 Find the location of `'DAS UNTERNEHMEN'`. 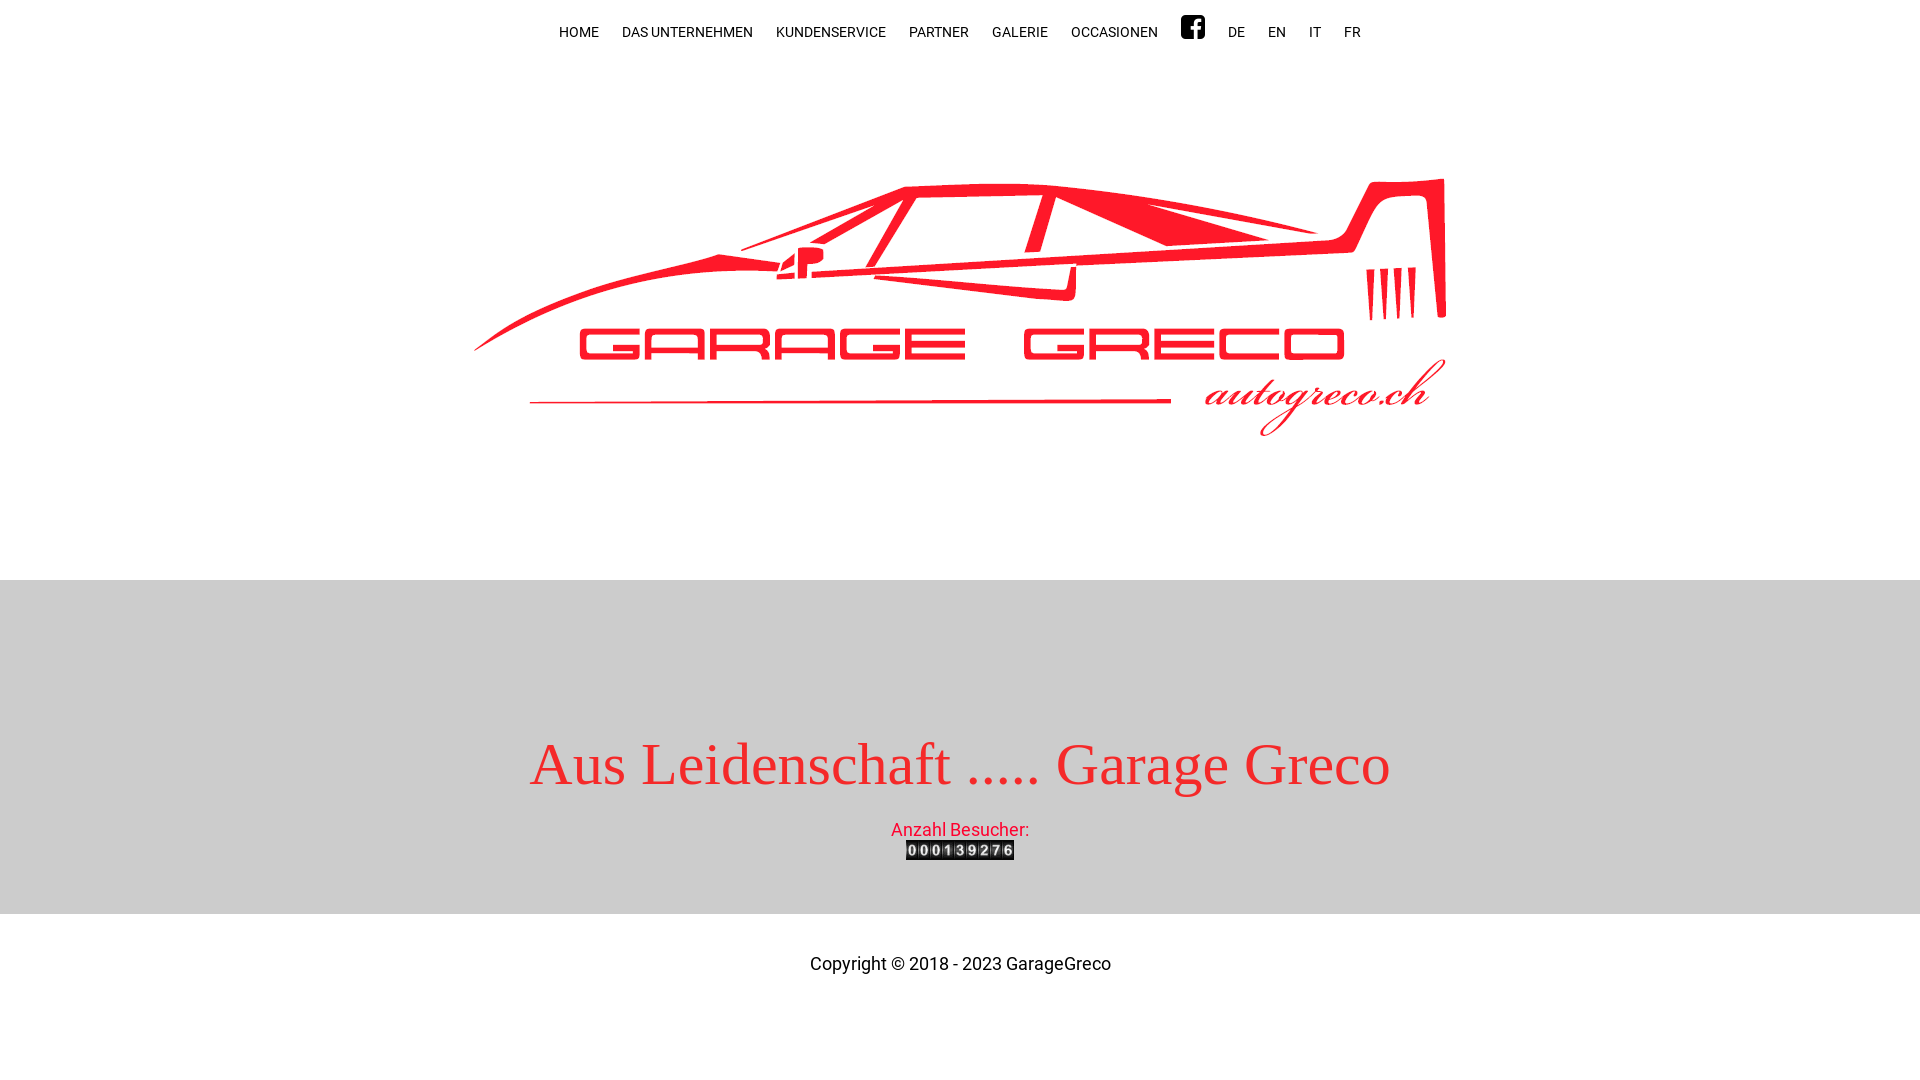

'DAS UNTERNEHMEN' is located at coordinates (610, 31).